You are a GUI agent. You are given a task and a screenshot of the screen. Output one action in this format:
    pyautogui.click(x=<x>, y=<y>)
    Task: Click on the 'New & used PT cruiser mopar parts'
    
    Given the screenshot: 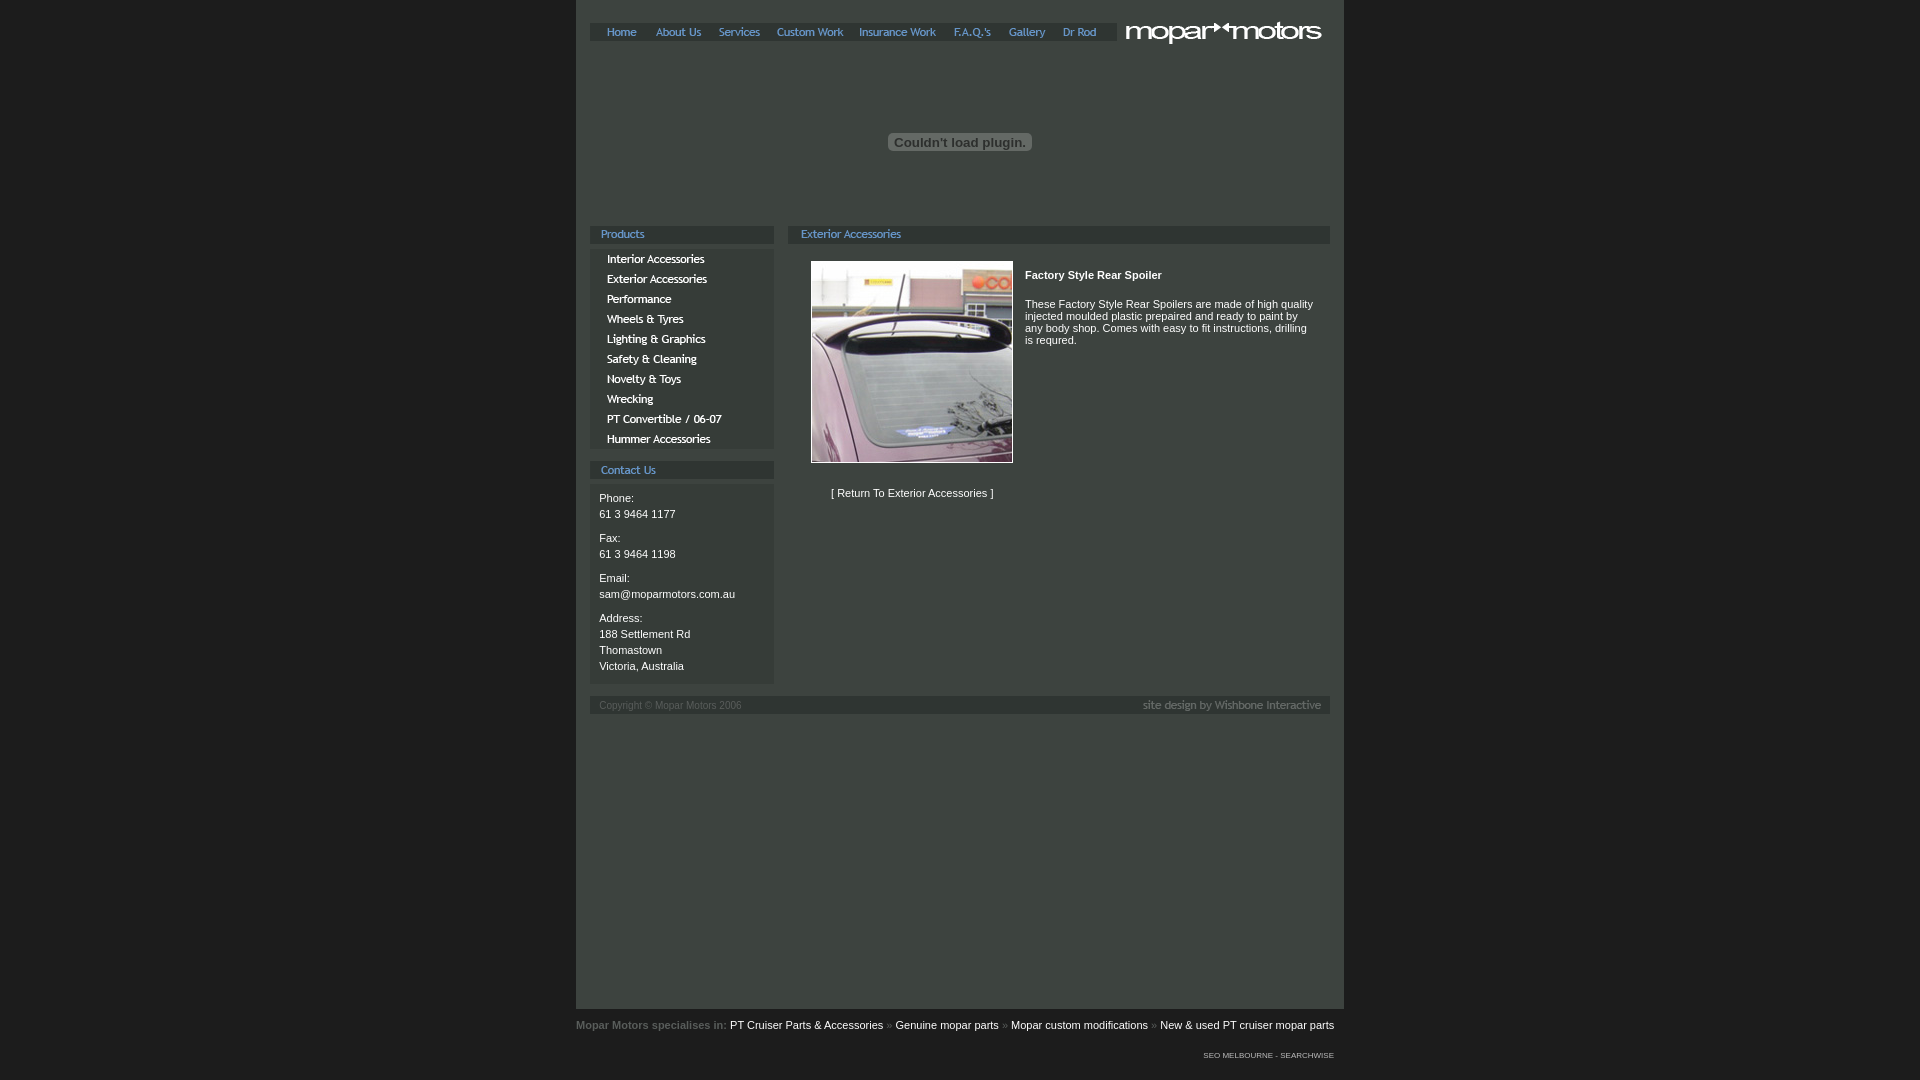 What is the action you would take?
    pyautogui.click(x=1246, y=1025)
    